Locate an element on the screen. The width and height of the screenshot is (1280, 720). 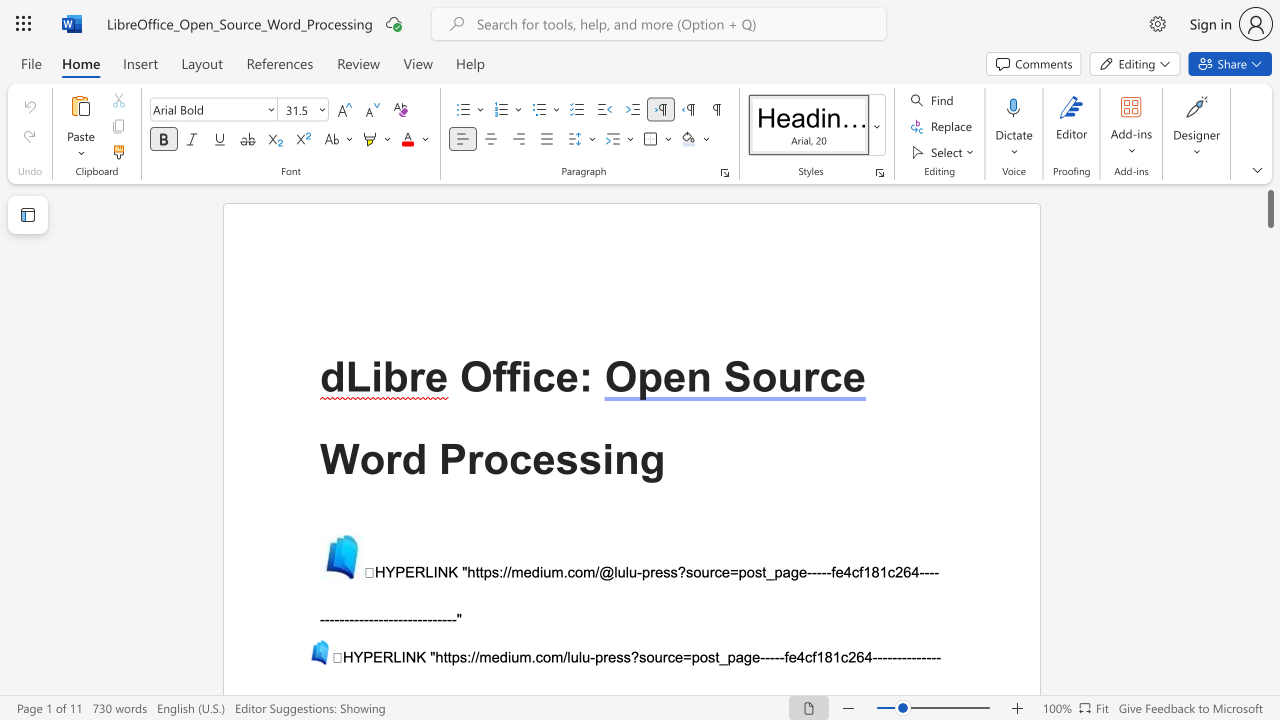
the scrollbar to slide the page down is located at coordinates (1269, 300).